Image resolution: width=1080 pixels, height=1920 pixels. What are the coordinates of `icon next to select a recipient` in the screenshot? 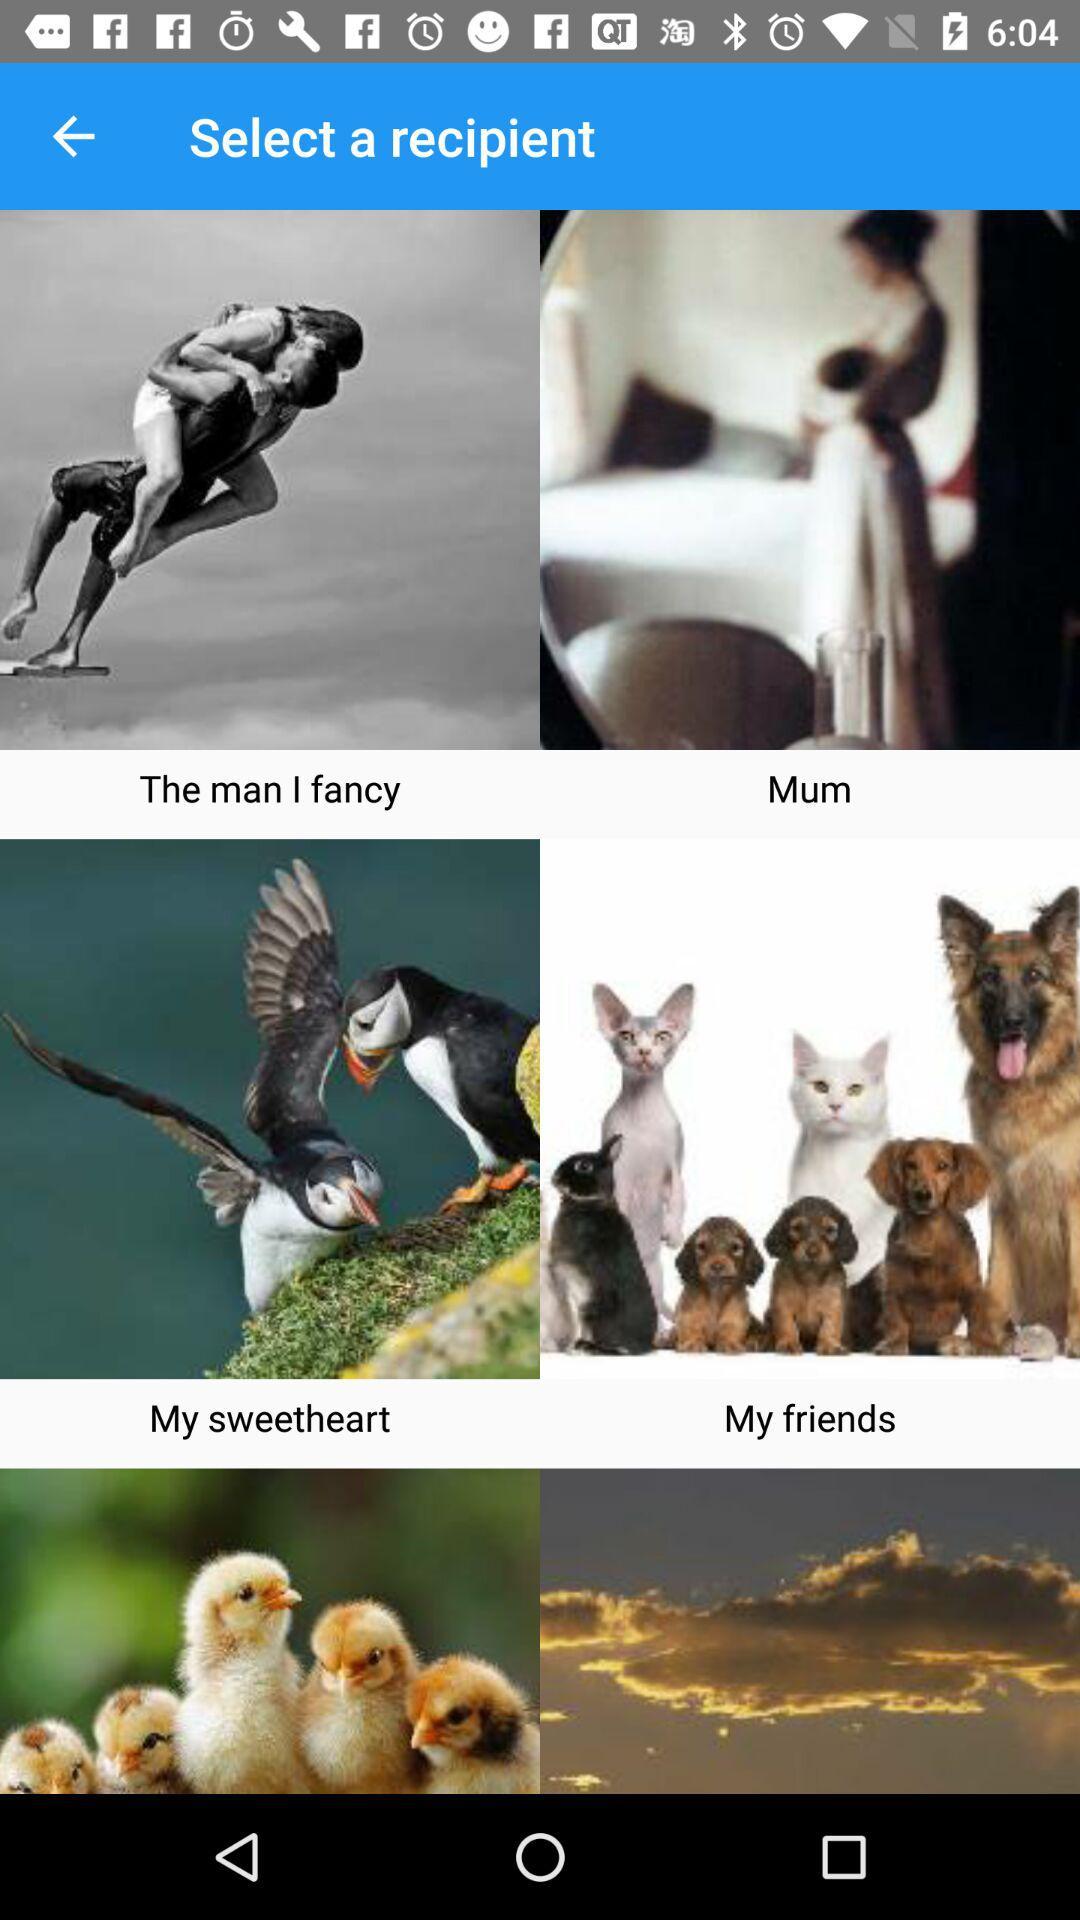 It's located at (72, 135).